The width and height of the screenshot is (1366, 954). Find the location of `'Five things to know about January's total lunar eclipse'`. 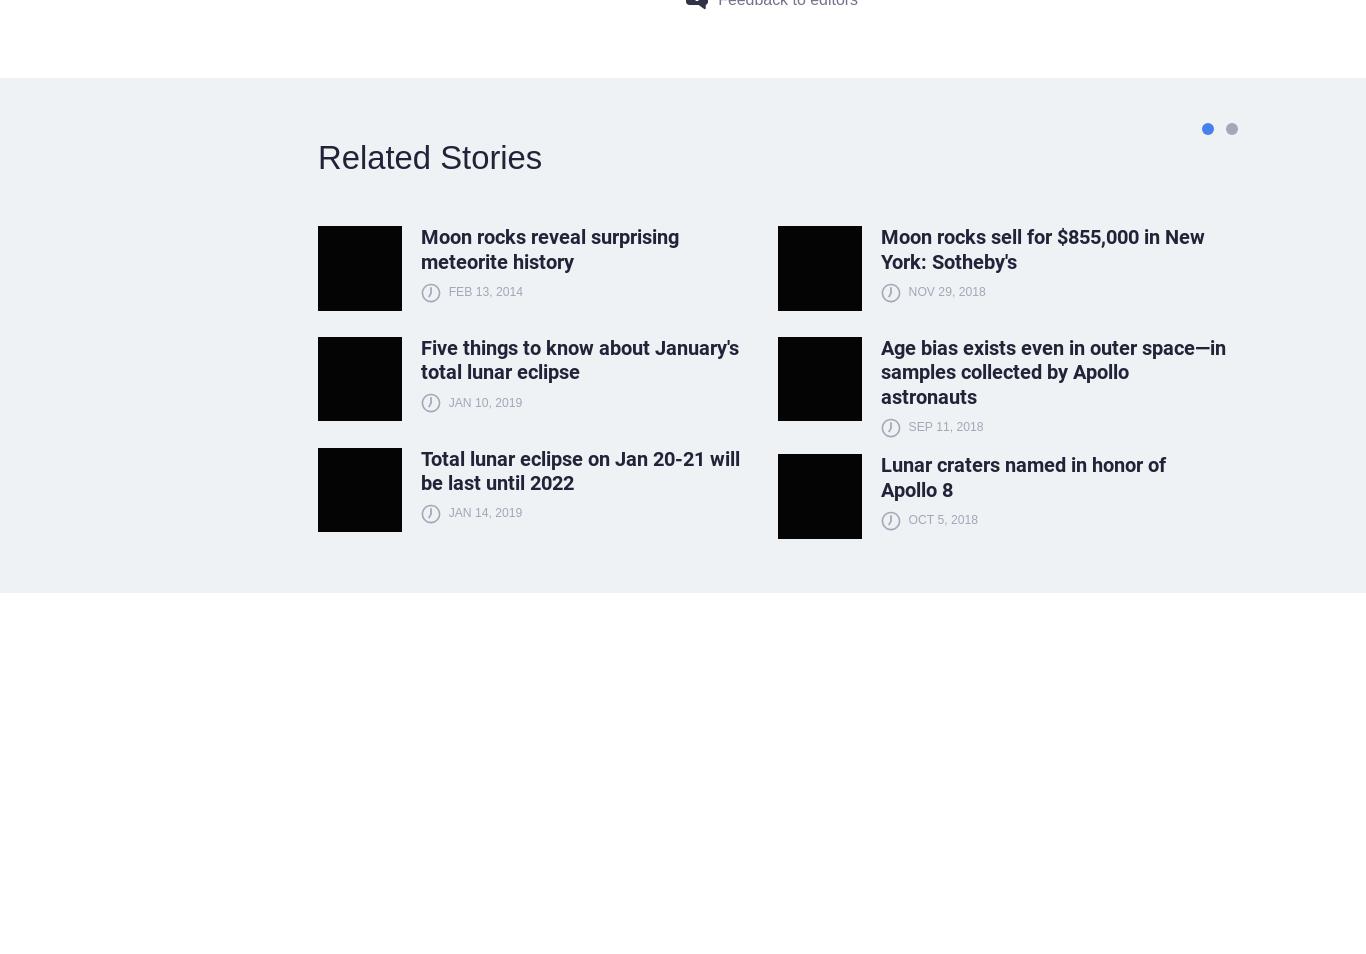

'Five things to know about January's total lunar eclipse' is located at coordinates (579, 360).